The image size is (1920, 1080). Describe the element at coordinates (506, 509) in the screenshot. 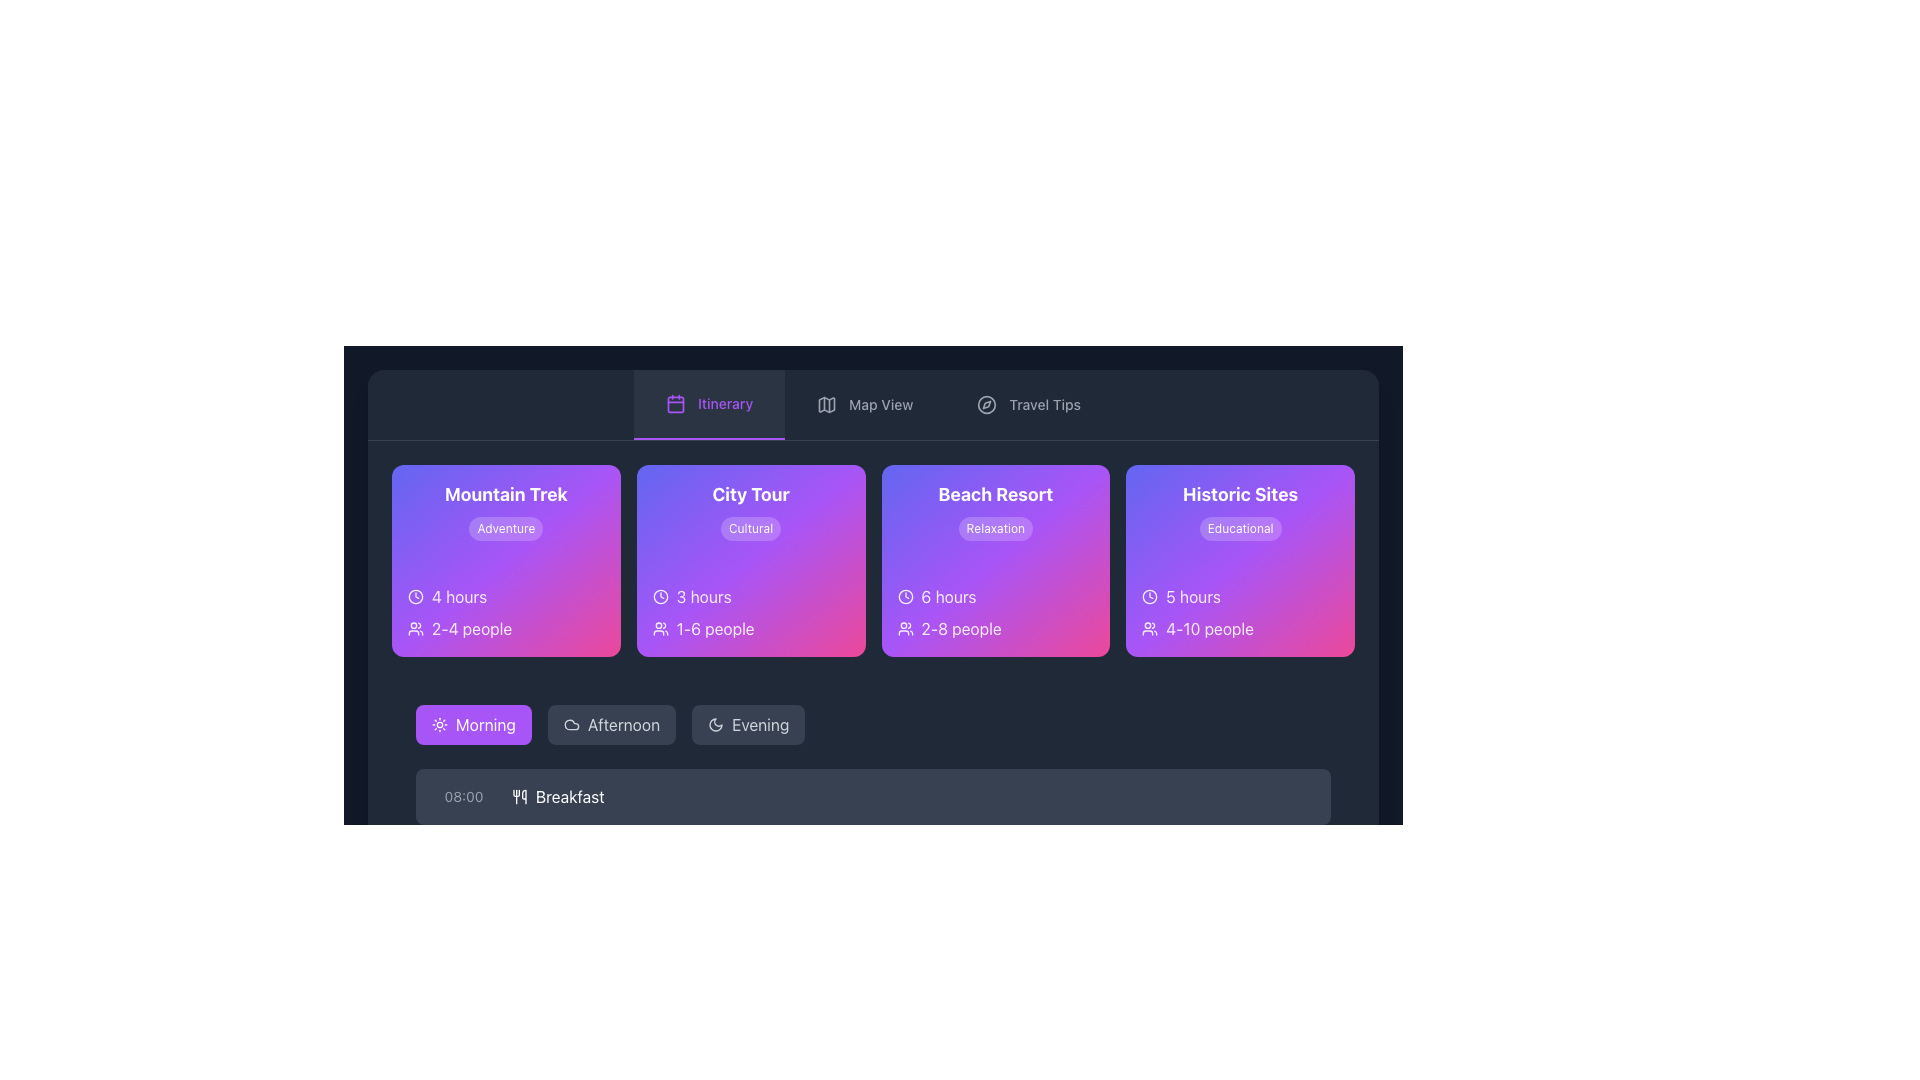

I see `the category tag labeled 'Adventure' located below the title 'Mountain Trek' in the first card of the horizontal list` at that location.